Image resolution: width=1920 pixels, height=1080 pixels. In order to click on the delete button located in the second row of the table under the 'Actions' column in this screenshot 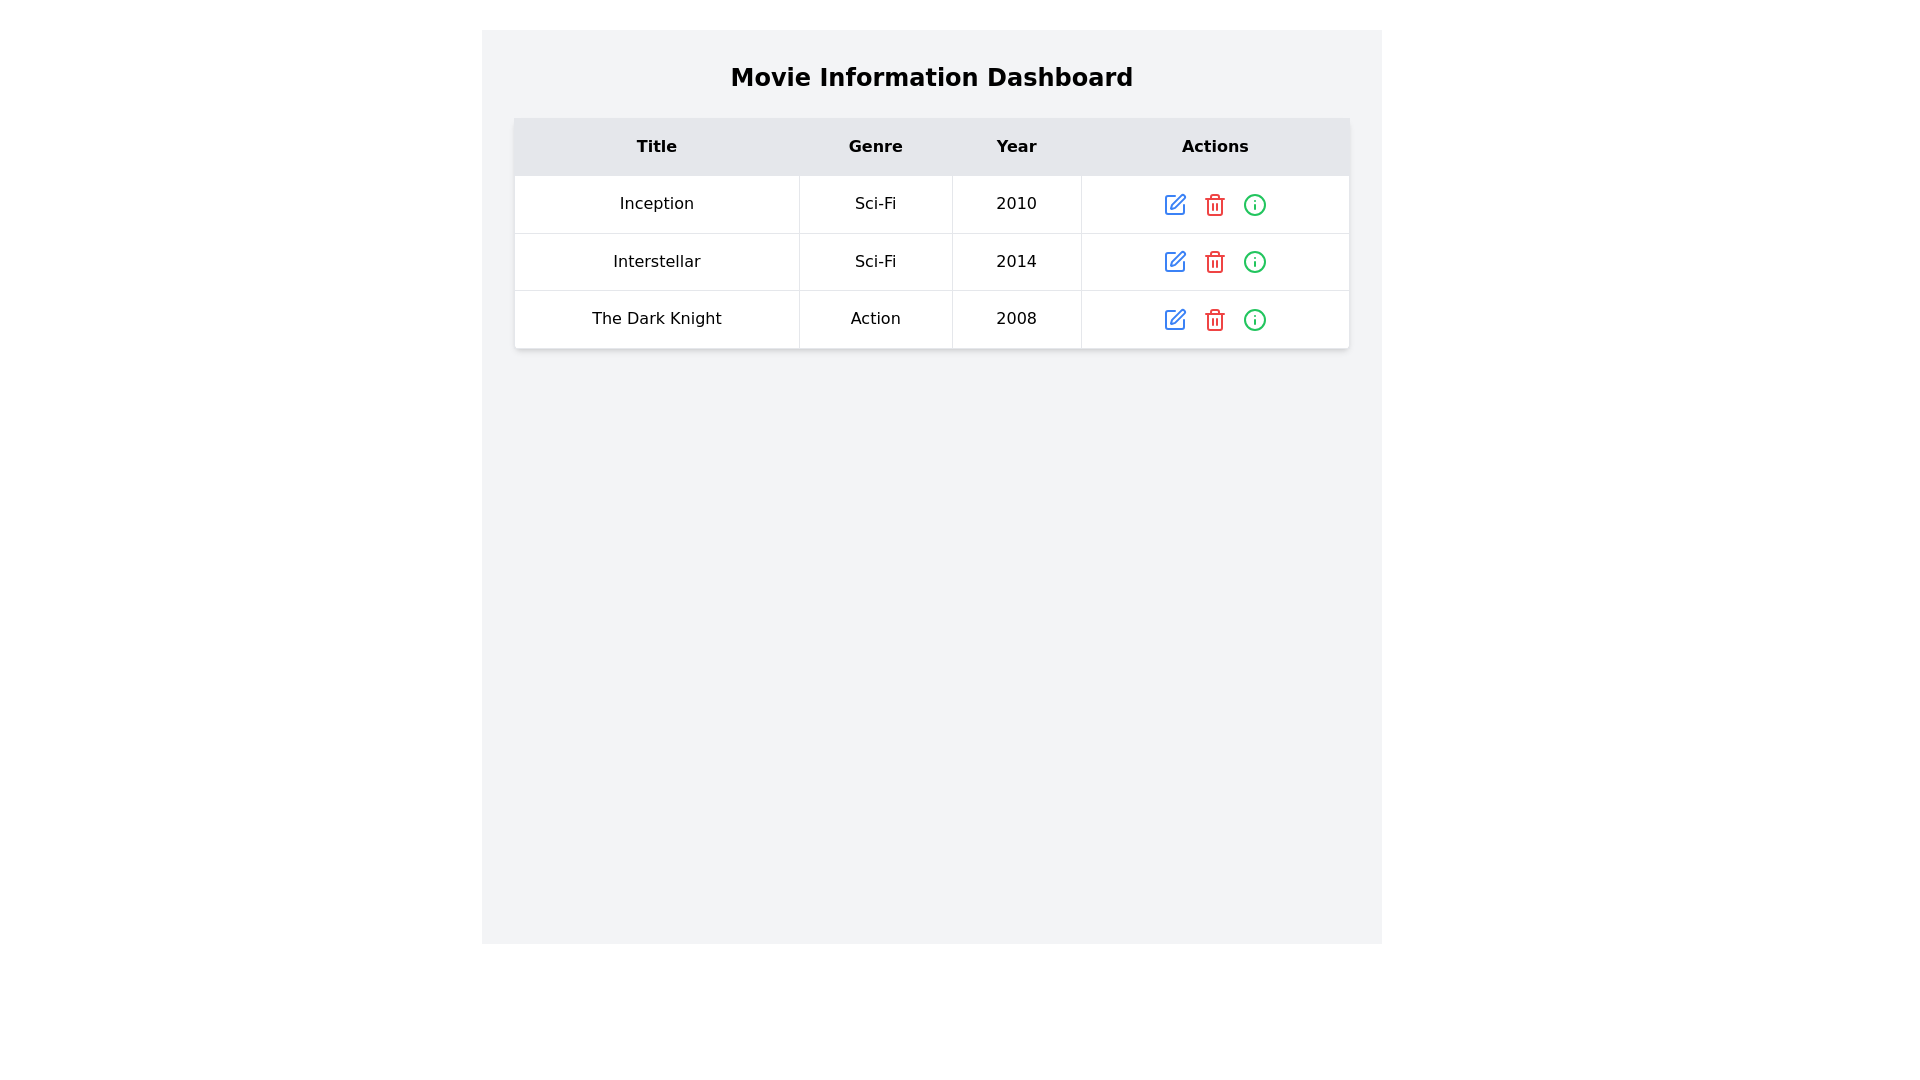, I will do `click(1214, 260)`.